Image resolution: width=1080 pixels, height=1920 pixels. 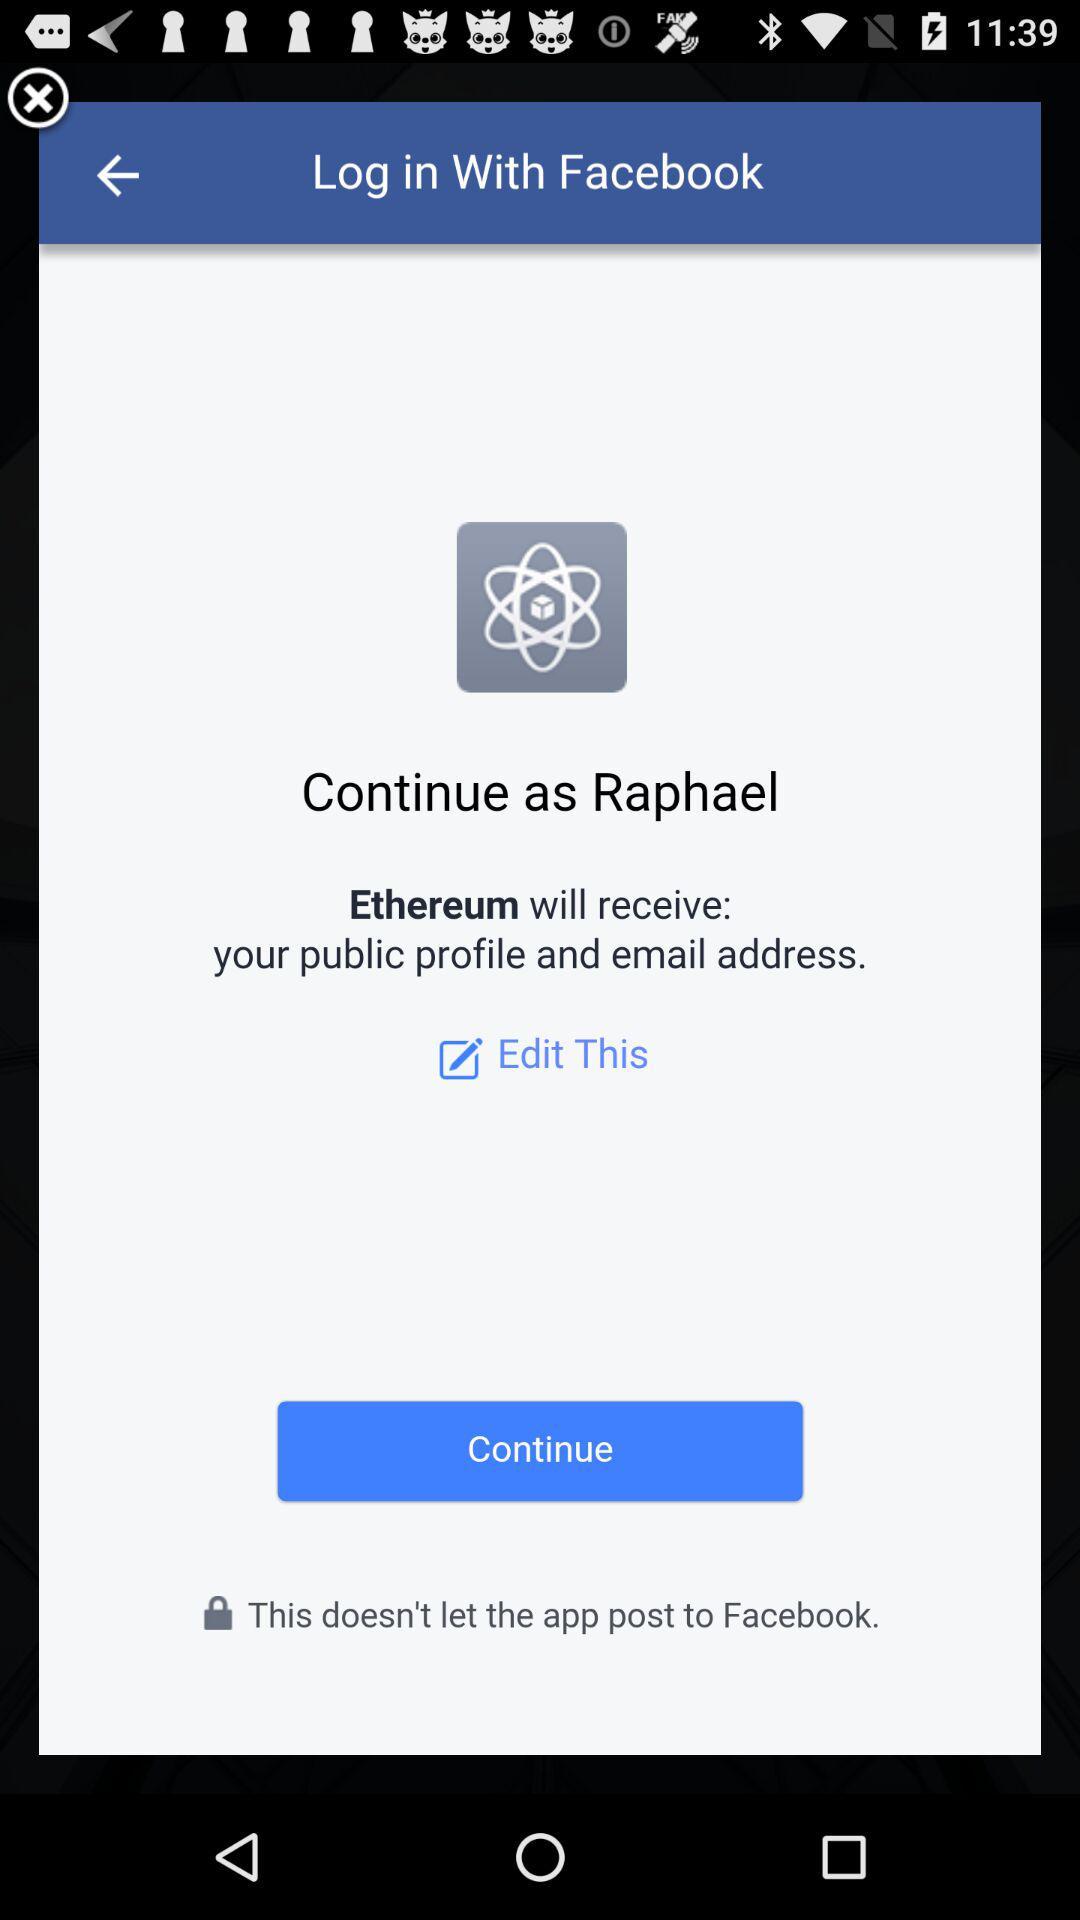 What do you see at coordinates (38, 107) in the screenshot?
I see `the close icon` at bounding box center [38, 107].